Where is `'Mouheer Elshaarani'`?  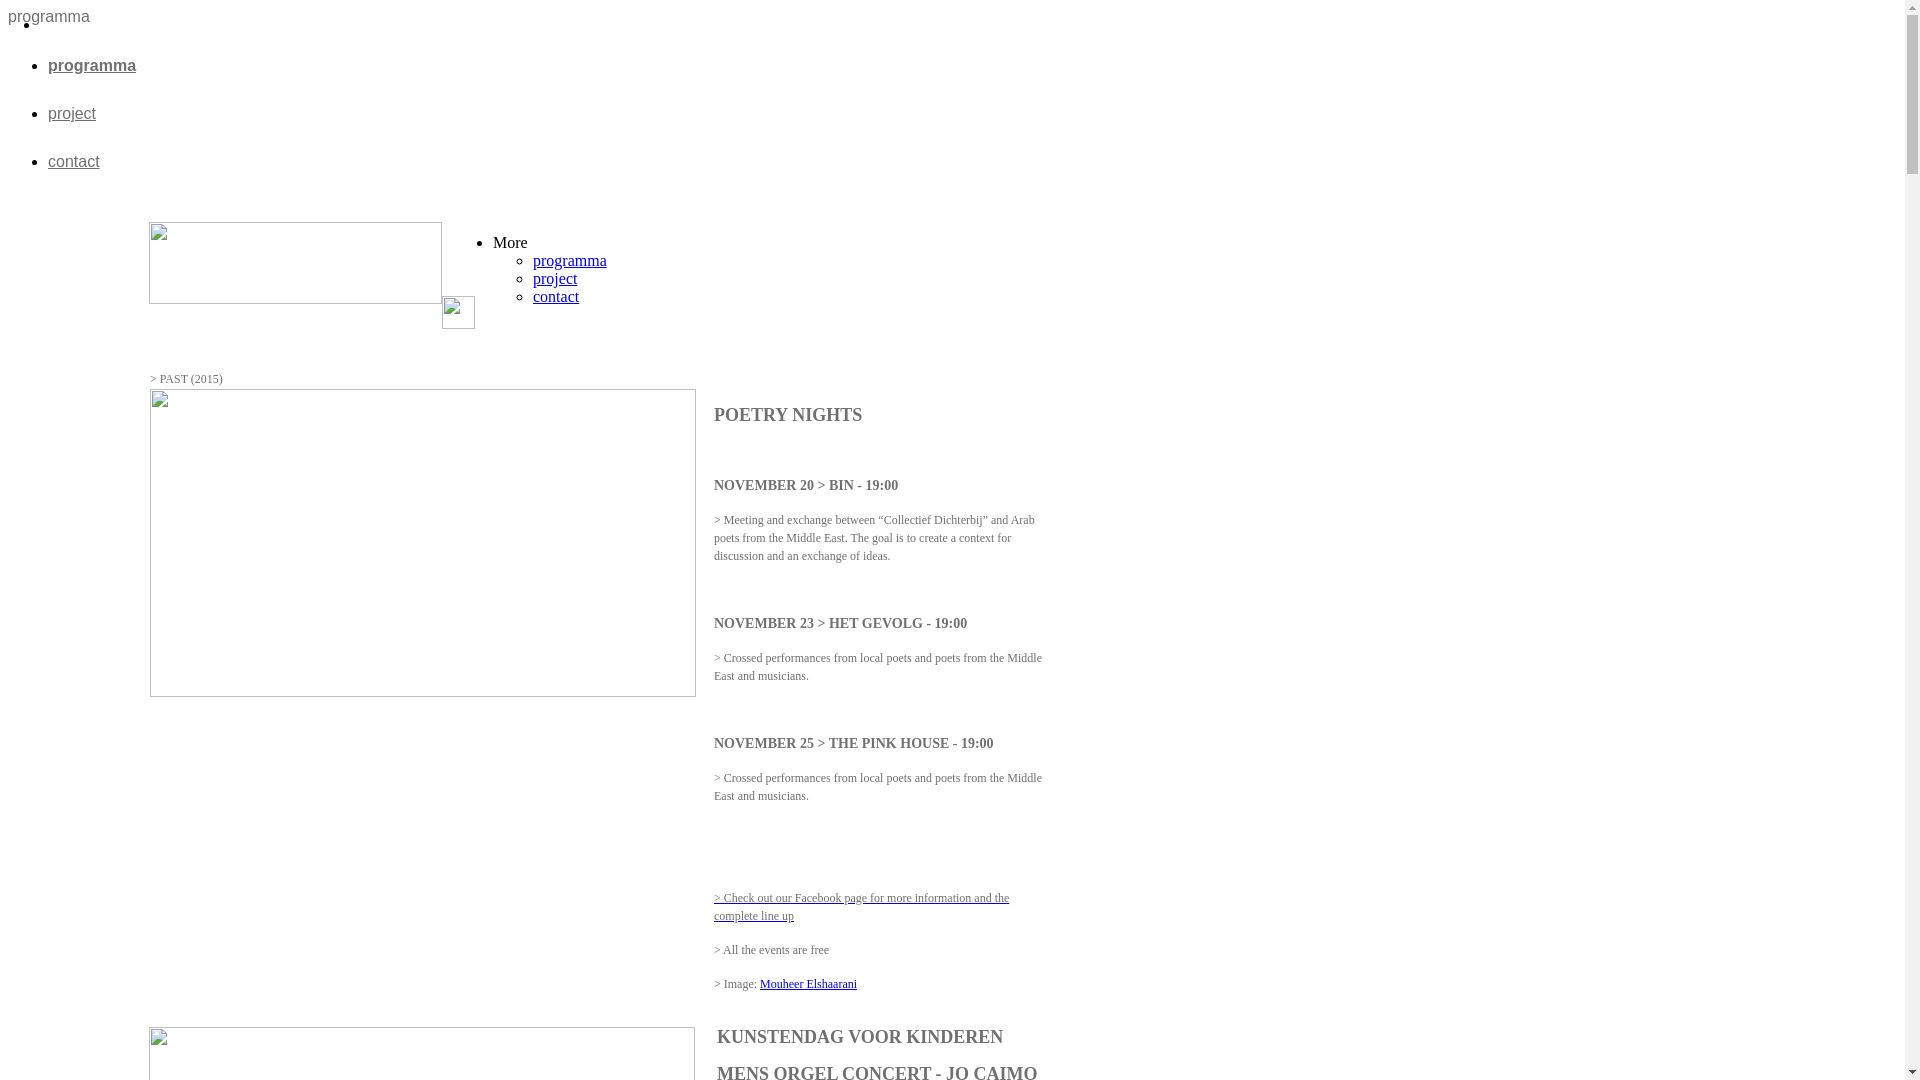
'Mouheer Elshaarani' is located at coordinates (808, 982).